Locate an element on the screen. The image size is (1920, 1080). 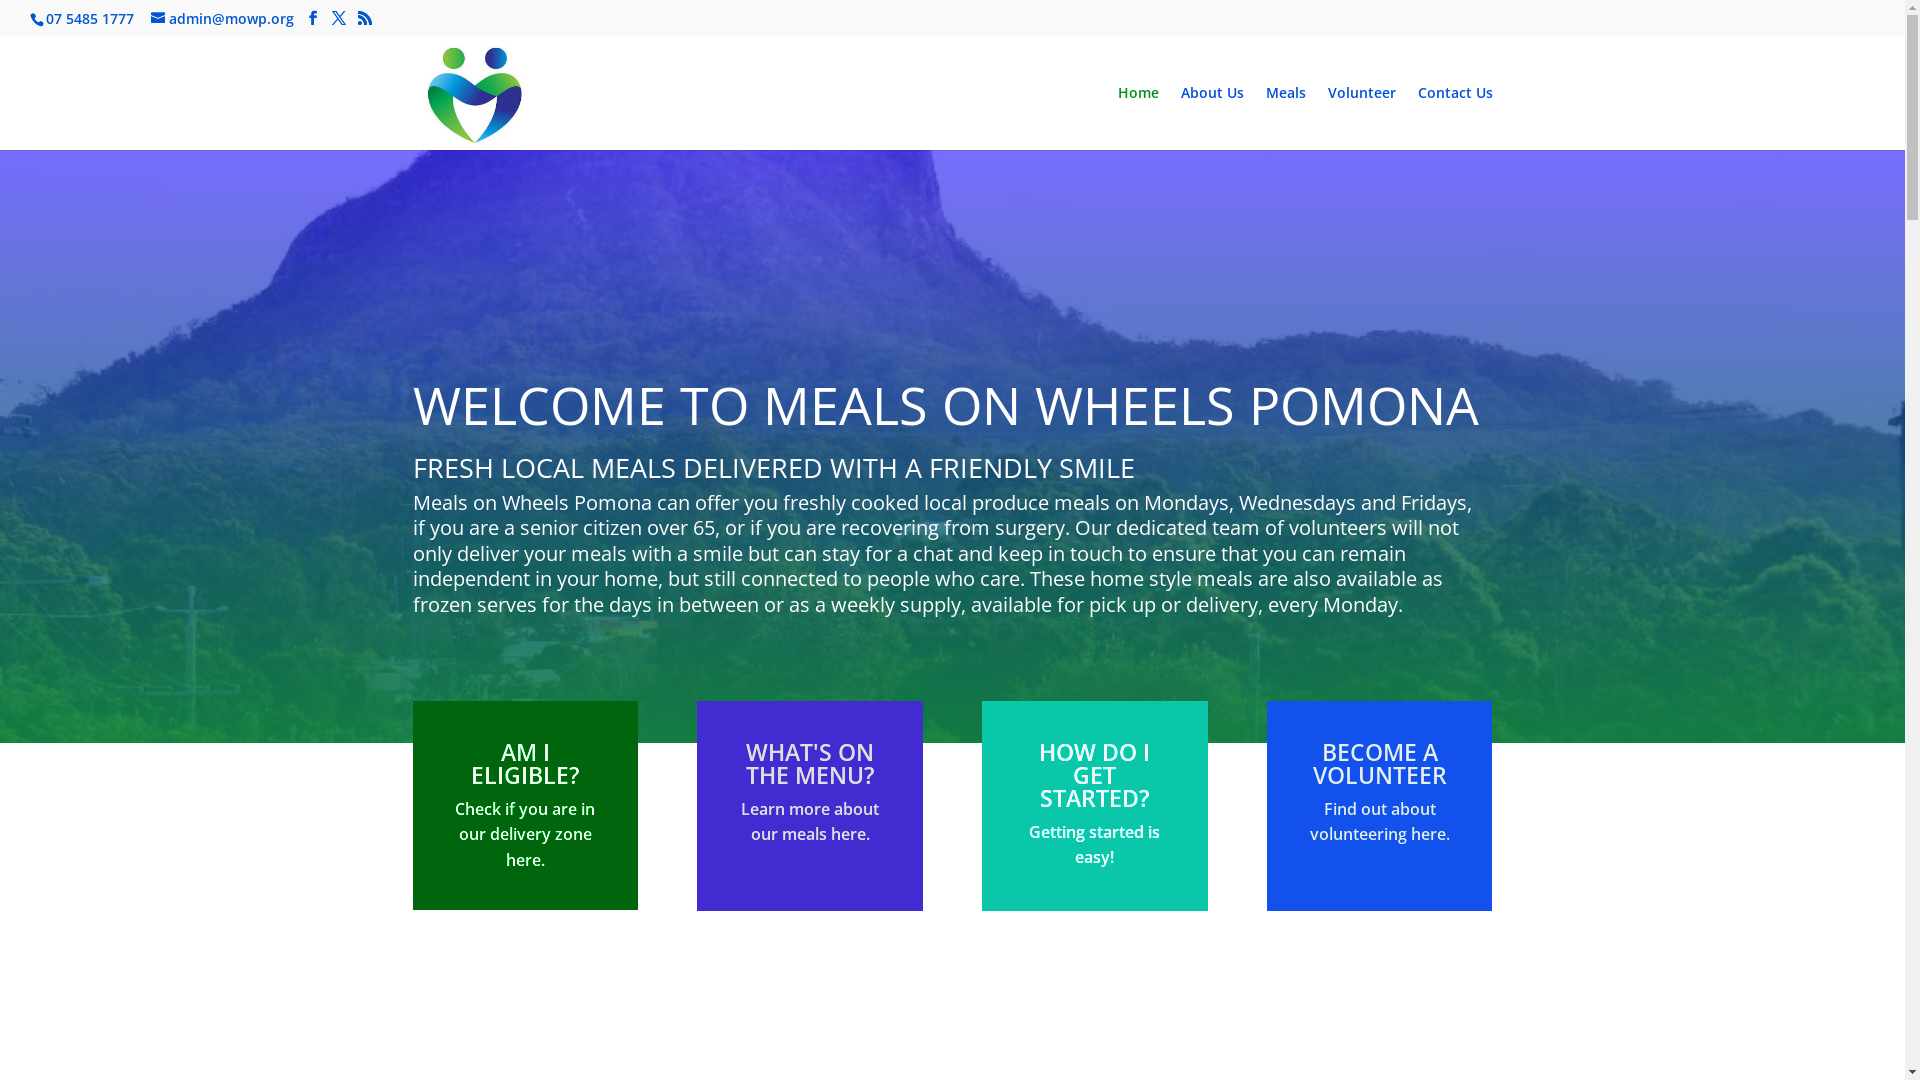
'Contact Us' is located at coordinates (1455, 118).